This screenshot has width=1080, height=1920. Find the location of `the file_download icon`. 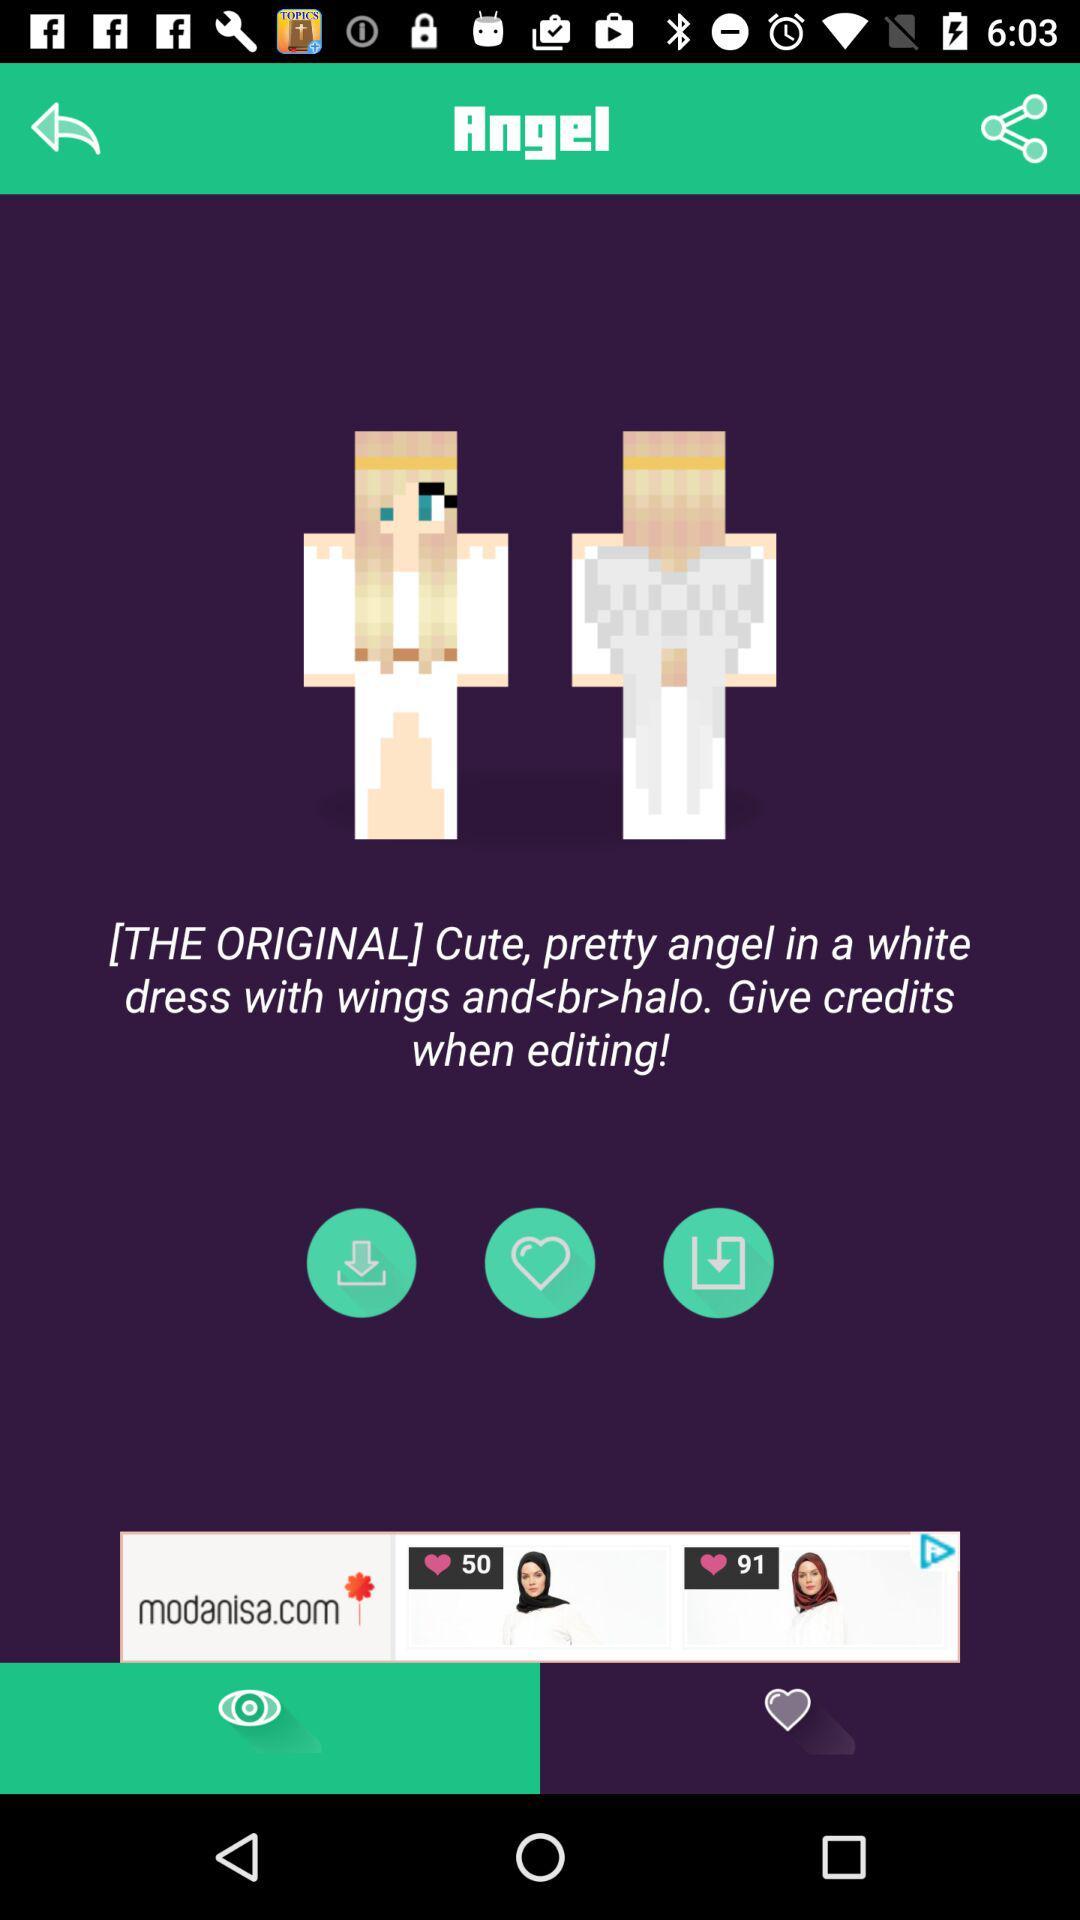

the file_download icon is located at coordinates (717, 1261).